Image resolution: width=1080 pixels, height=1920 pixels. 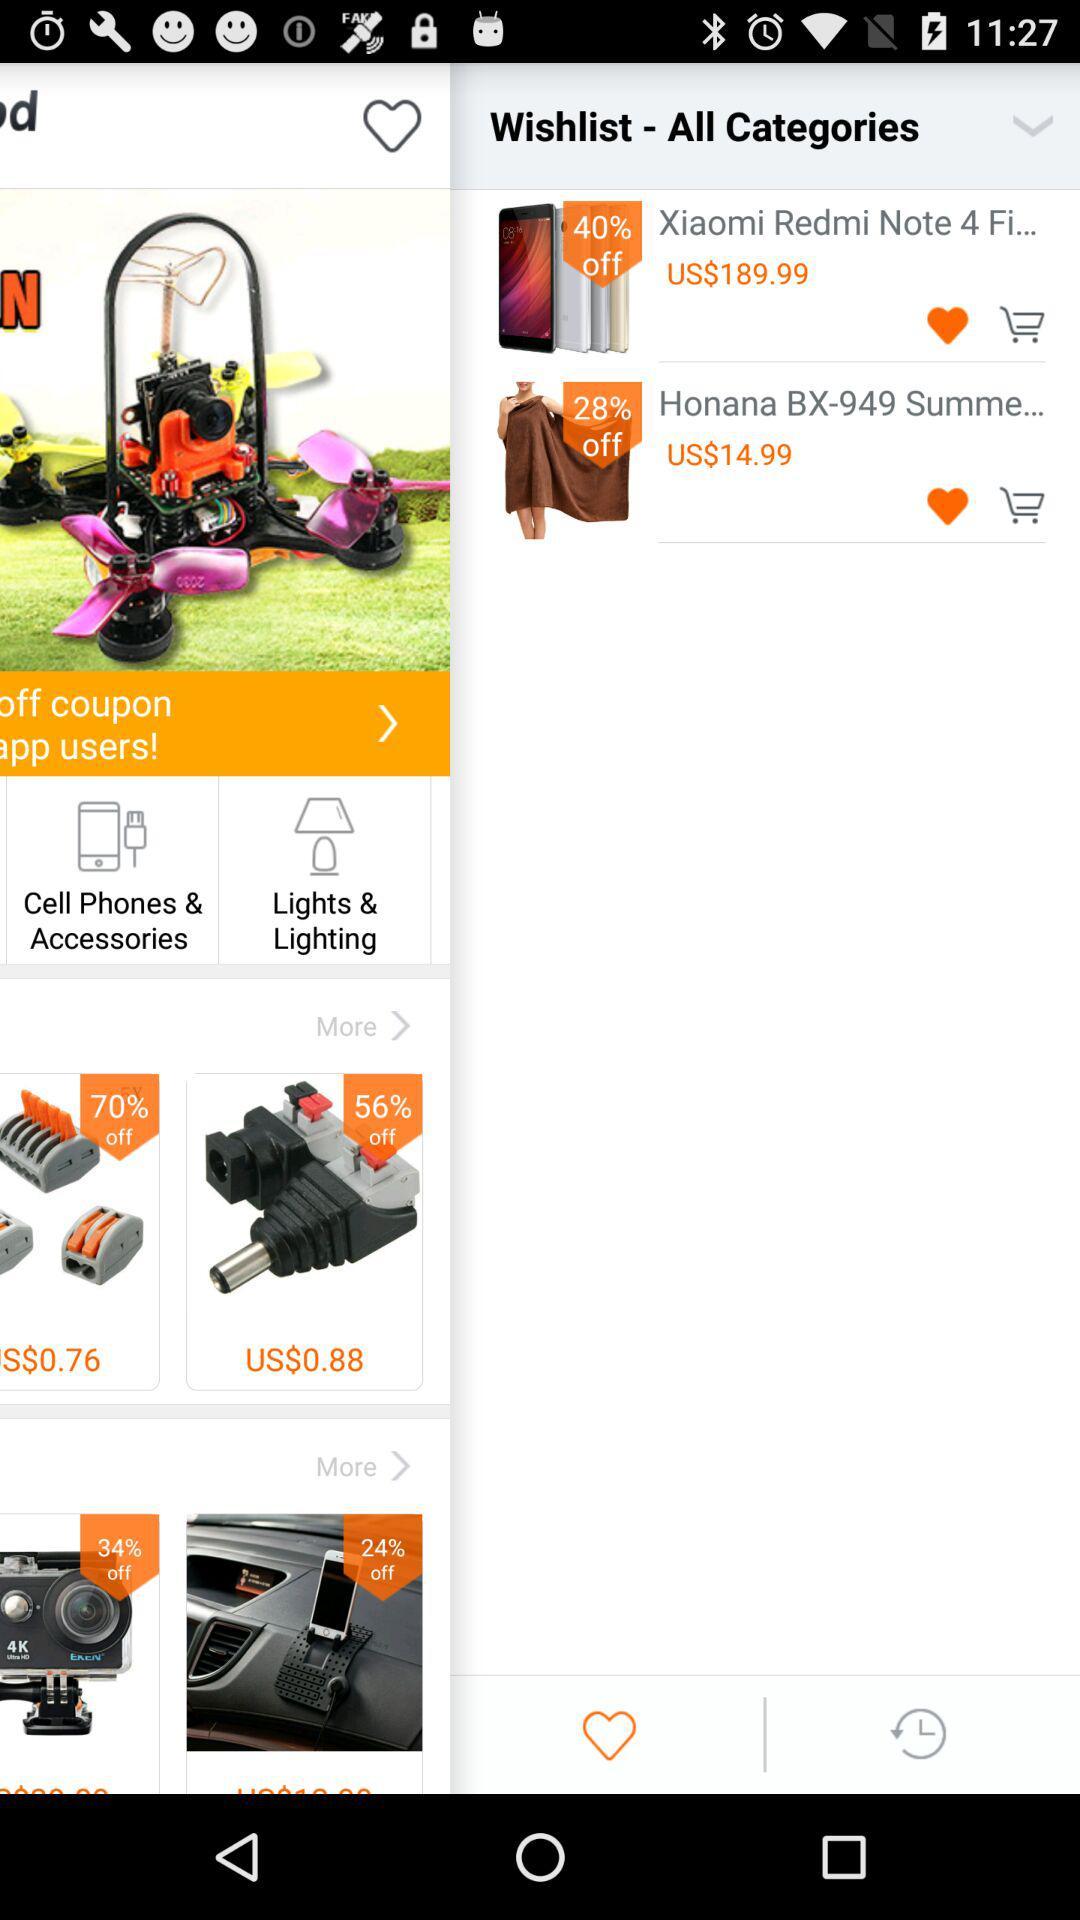 What do you see at coordinates (1021, 324) in the screenshot?
I see `to cart` at bounding box center [1021, 324].